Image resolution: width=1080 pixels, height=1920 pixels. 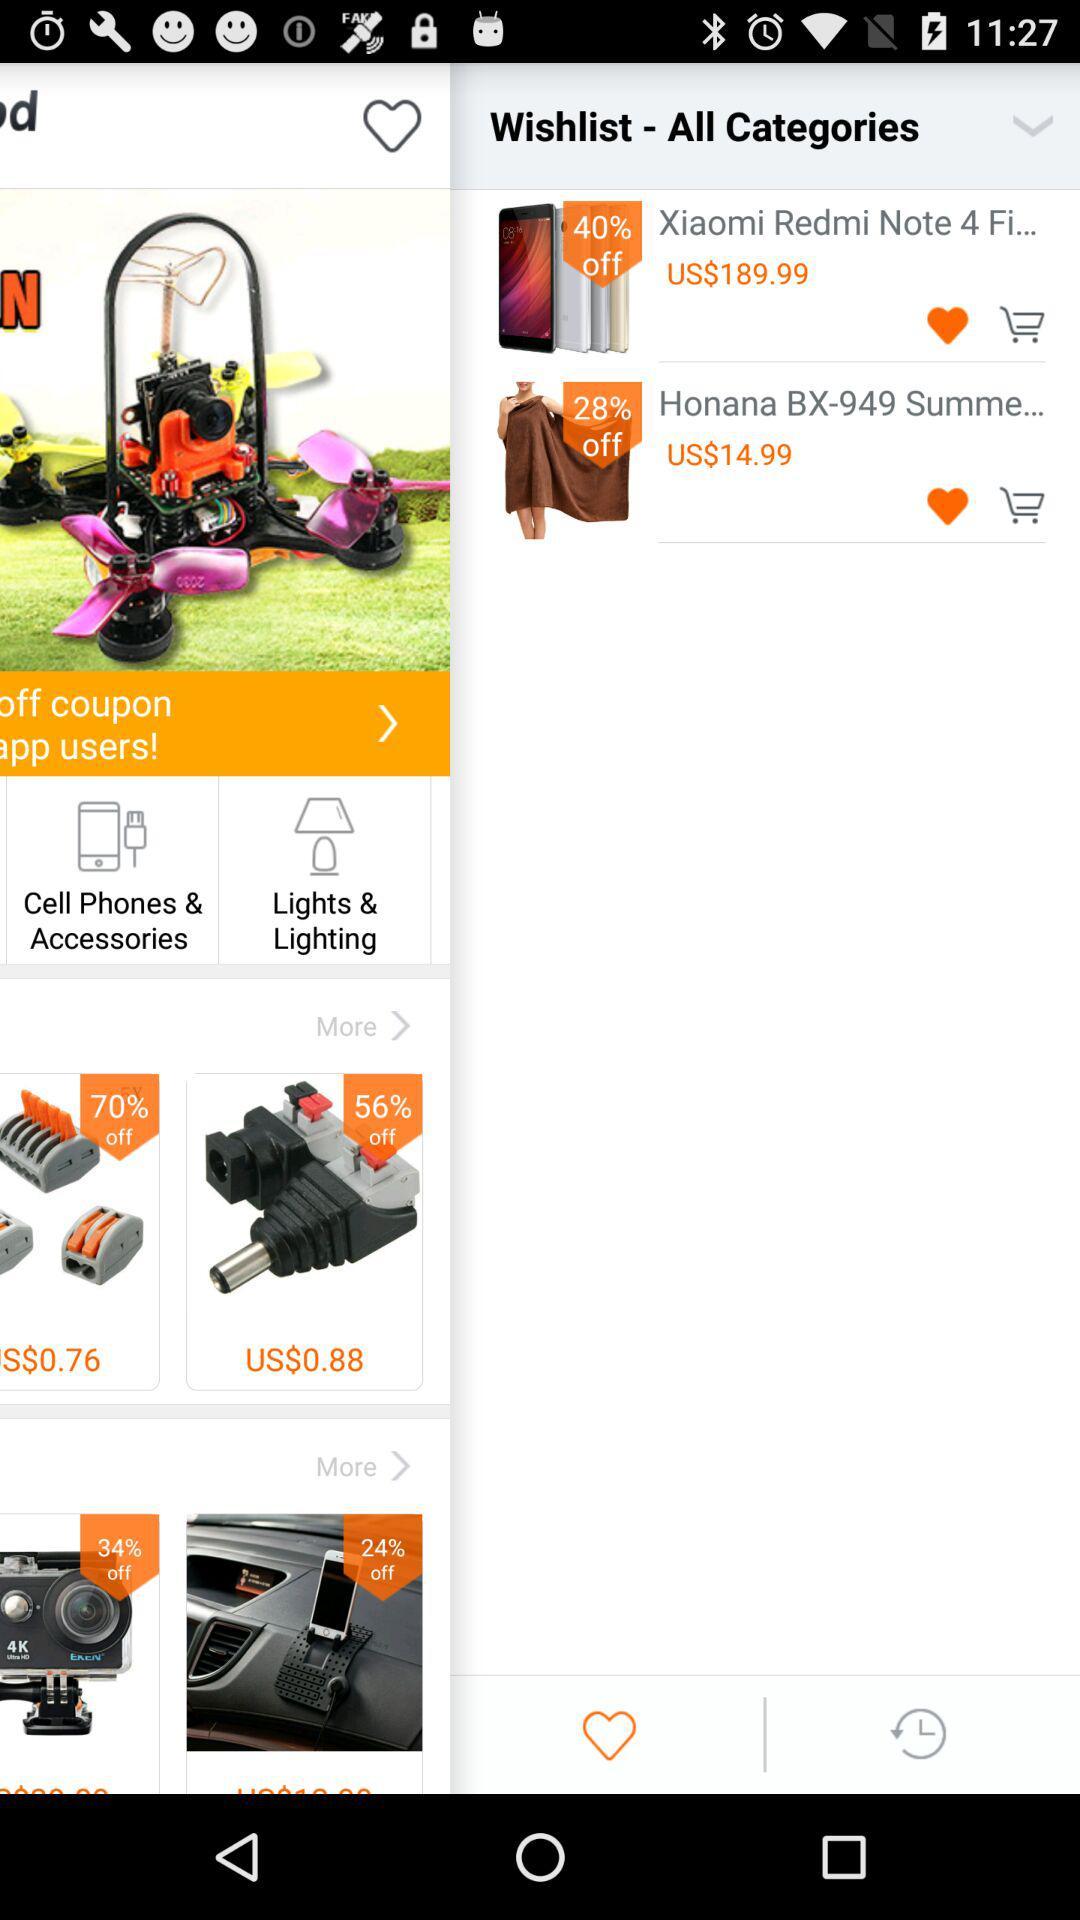 What do you see at coordinates (1021, 324) in the screenshot?
I see `to cart` at bounding box center [1021, 324].